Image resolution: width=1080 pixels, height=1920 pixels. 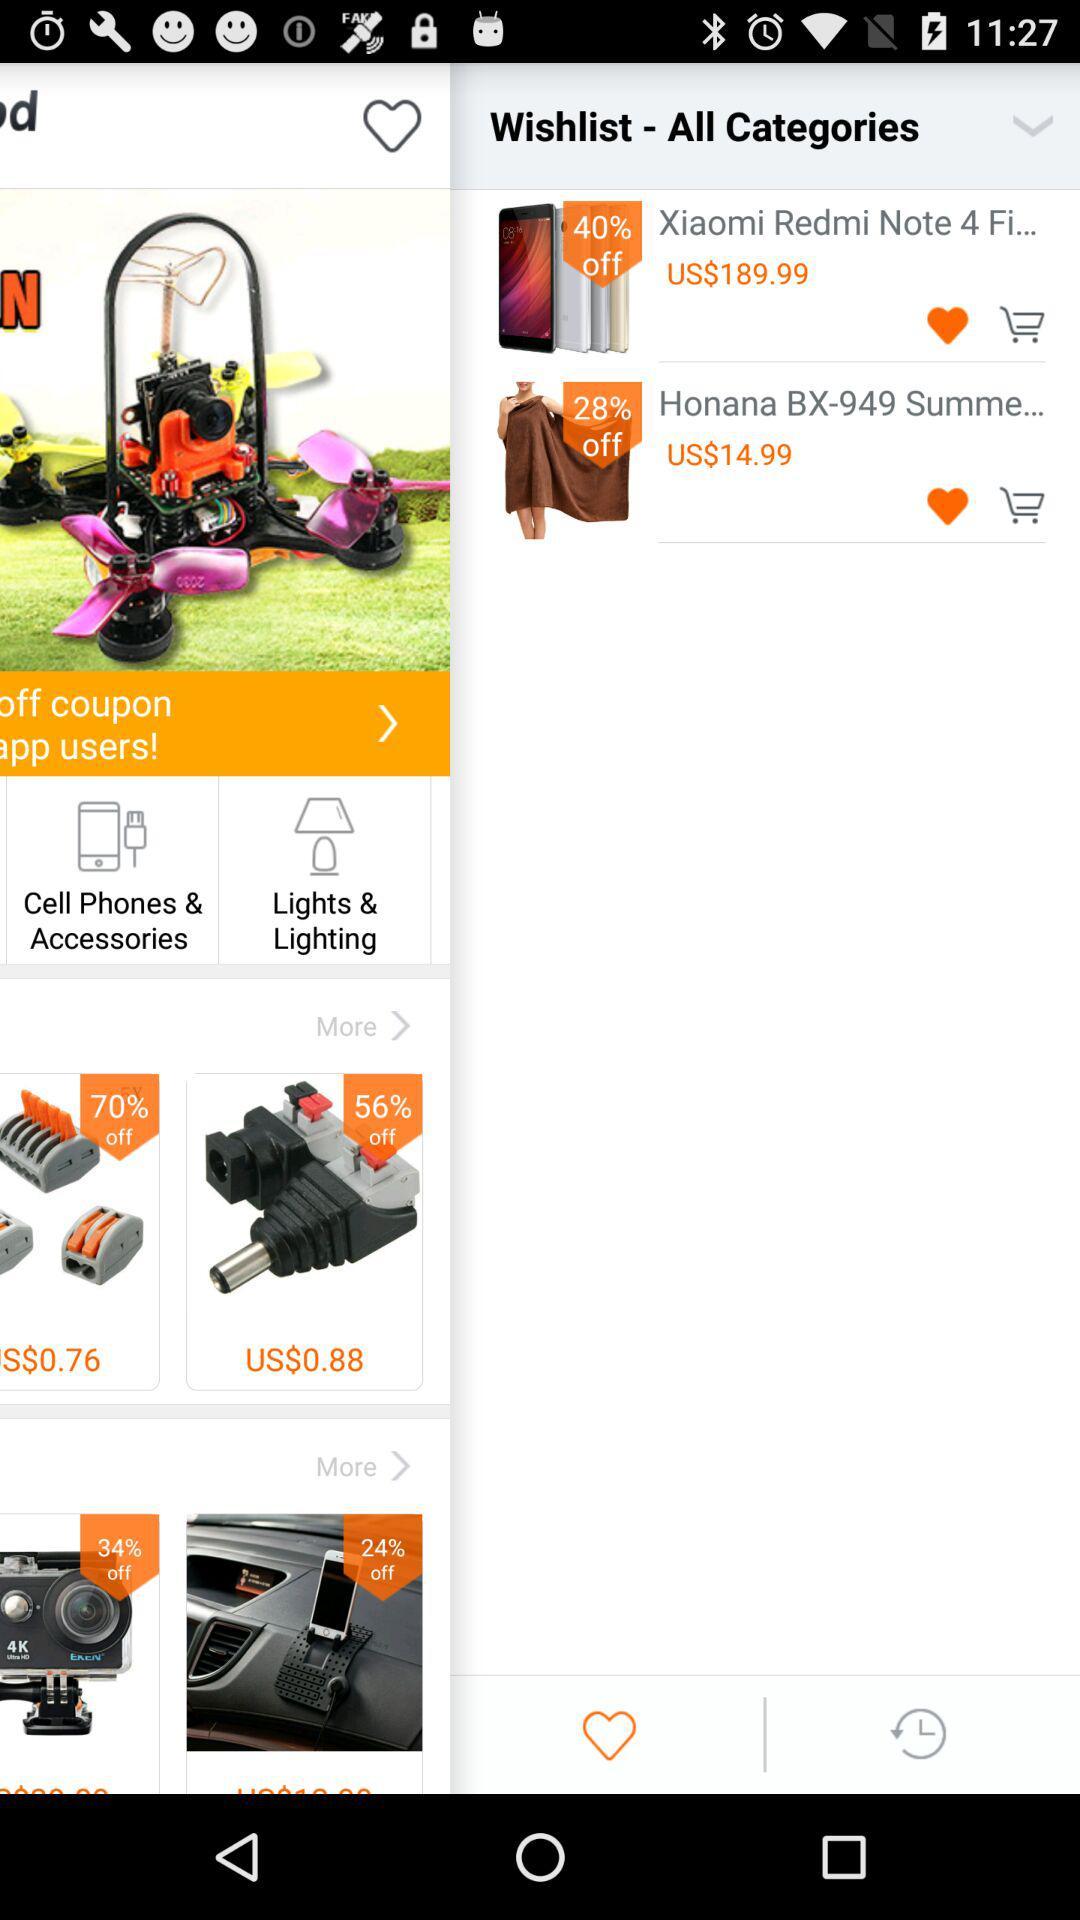 What do you see at coordinates (1021, 324) in the screenshot?
I see `to cart` at bounding box center [1021, 324].